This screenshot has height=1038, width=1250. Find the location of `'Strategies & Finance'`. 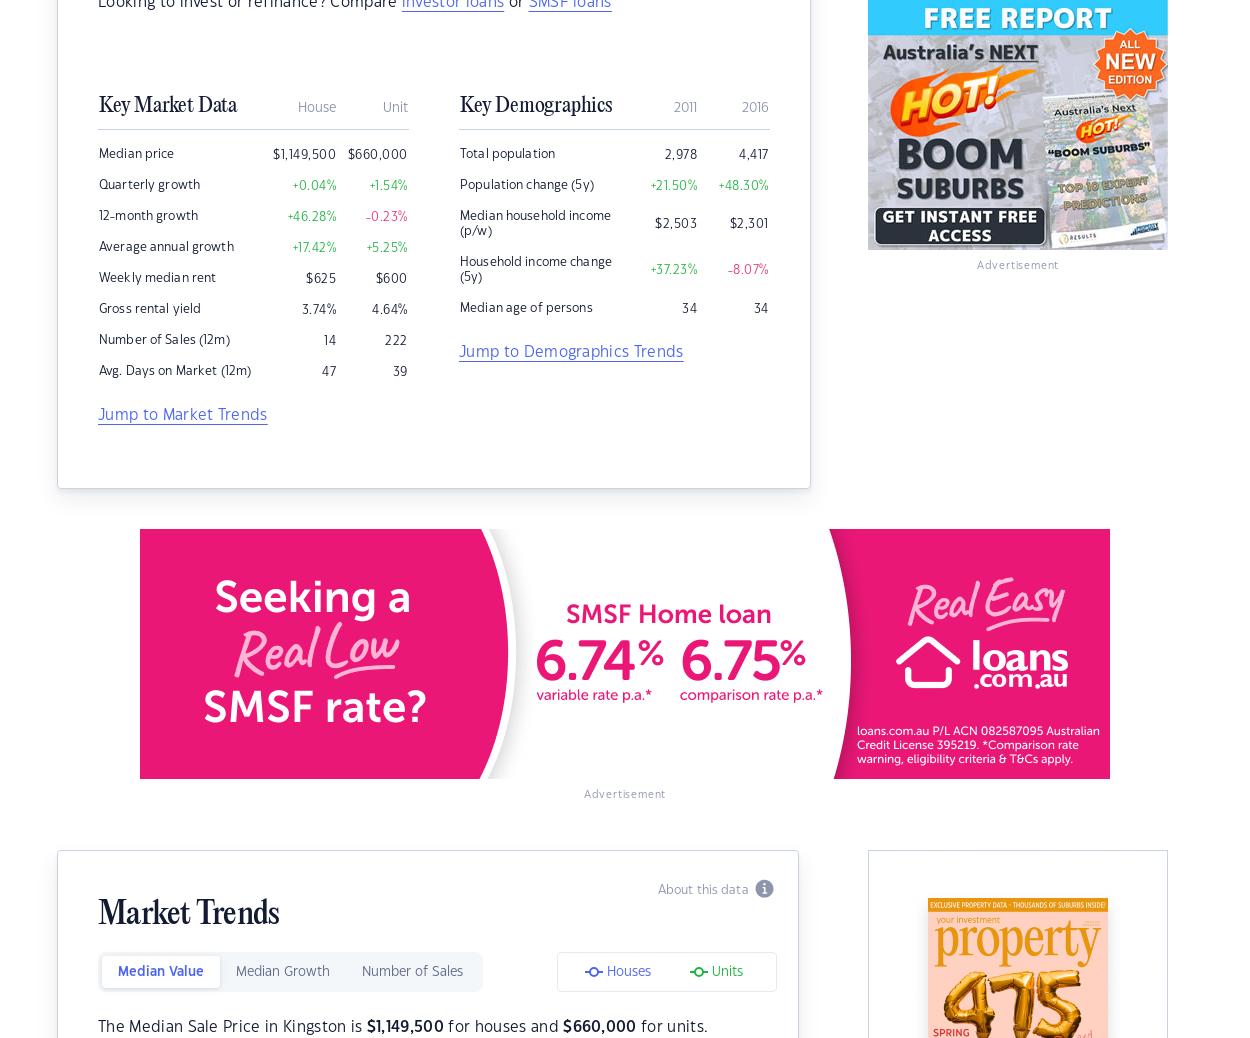

'Strategies & Finance' is located at coordinates (439, 177).